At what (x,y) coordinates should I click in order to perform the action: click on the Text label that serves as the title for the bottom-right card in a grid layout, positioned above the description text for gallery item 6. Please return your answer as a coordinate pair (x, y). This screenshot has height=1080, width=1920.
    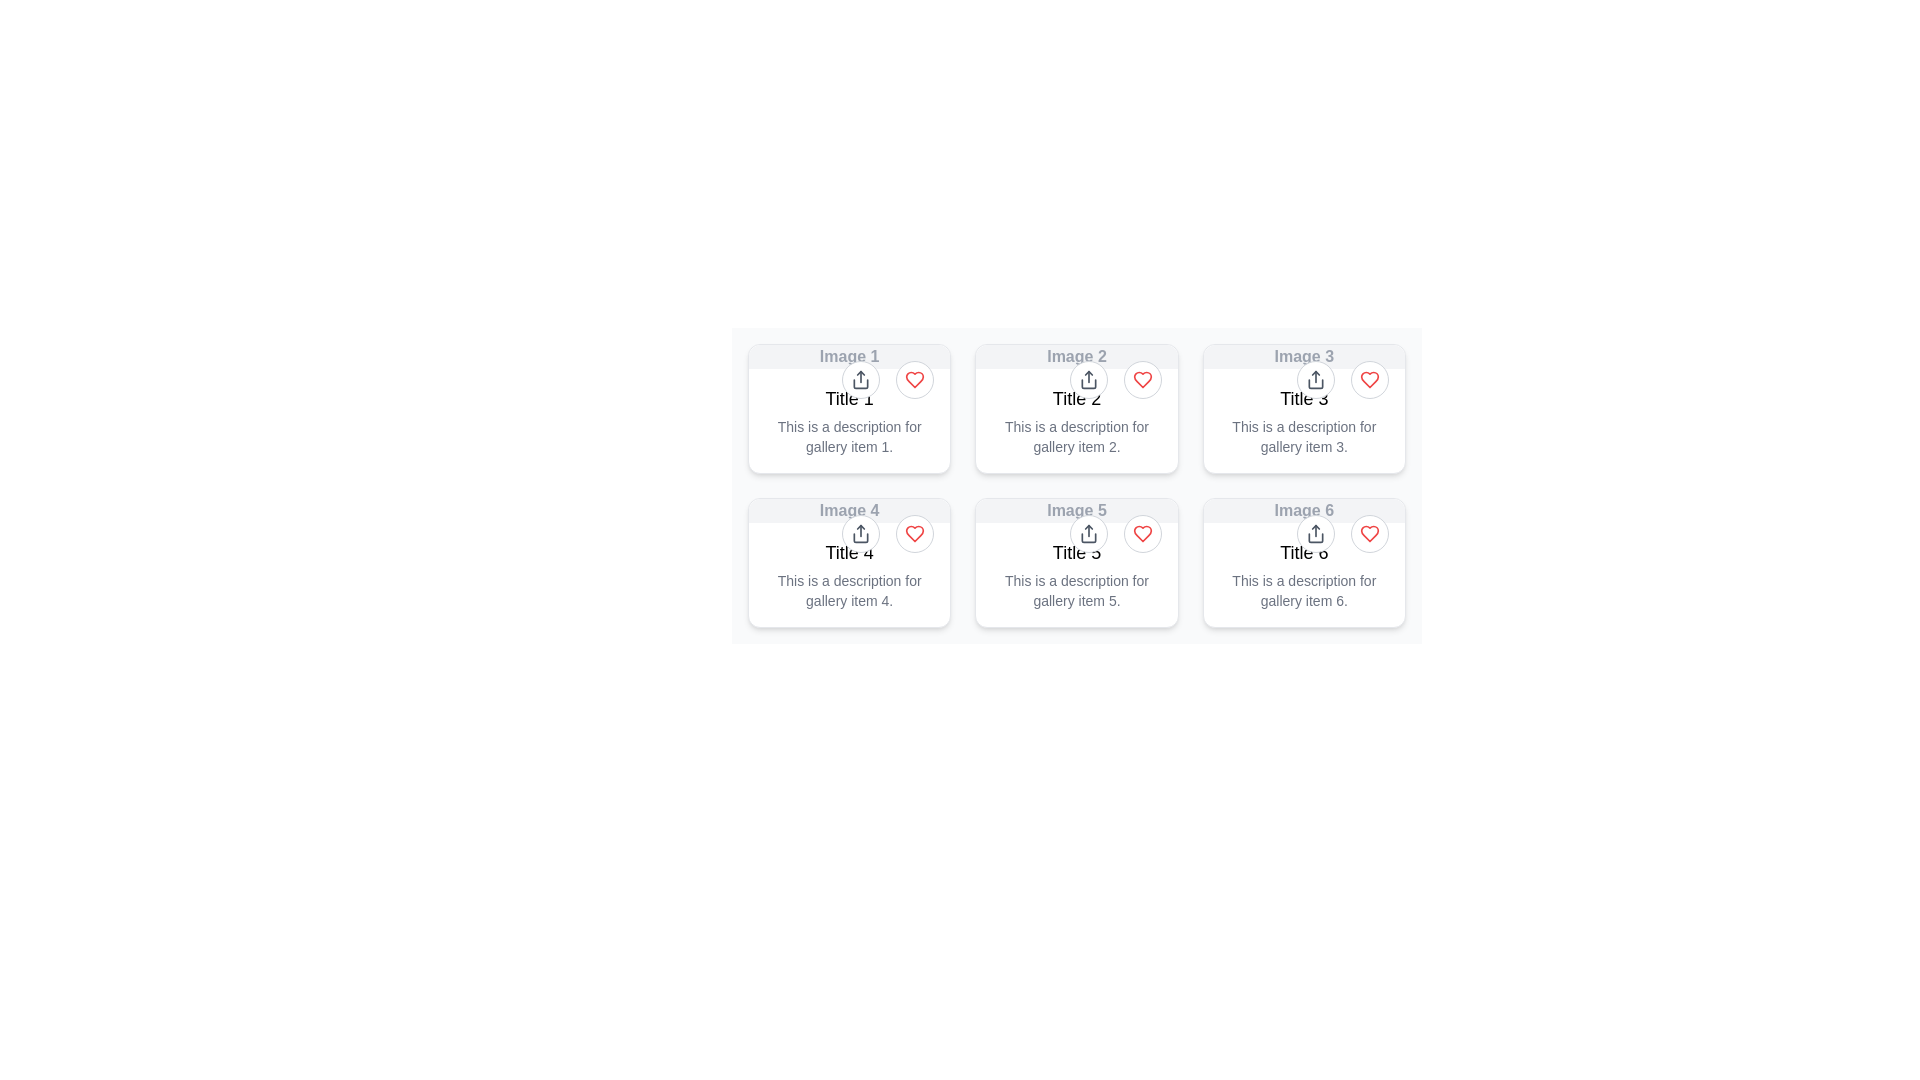
    Looking at the image, I should click on (1304, 552).